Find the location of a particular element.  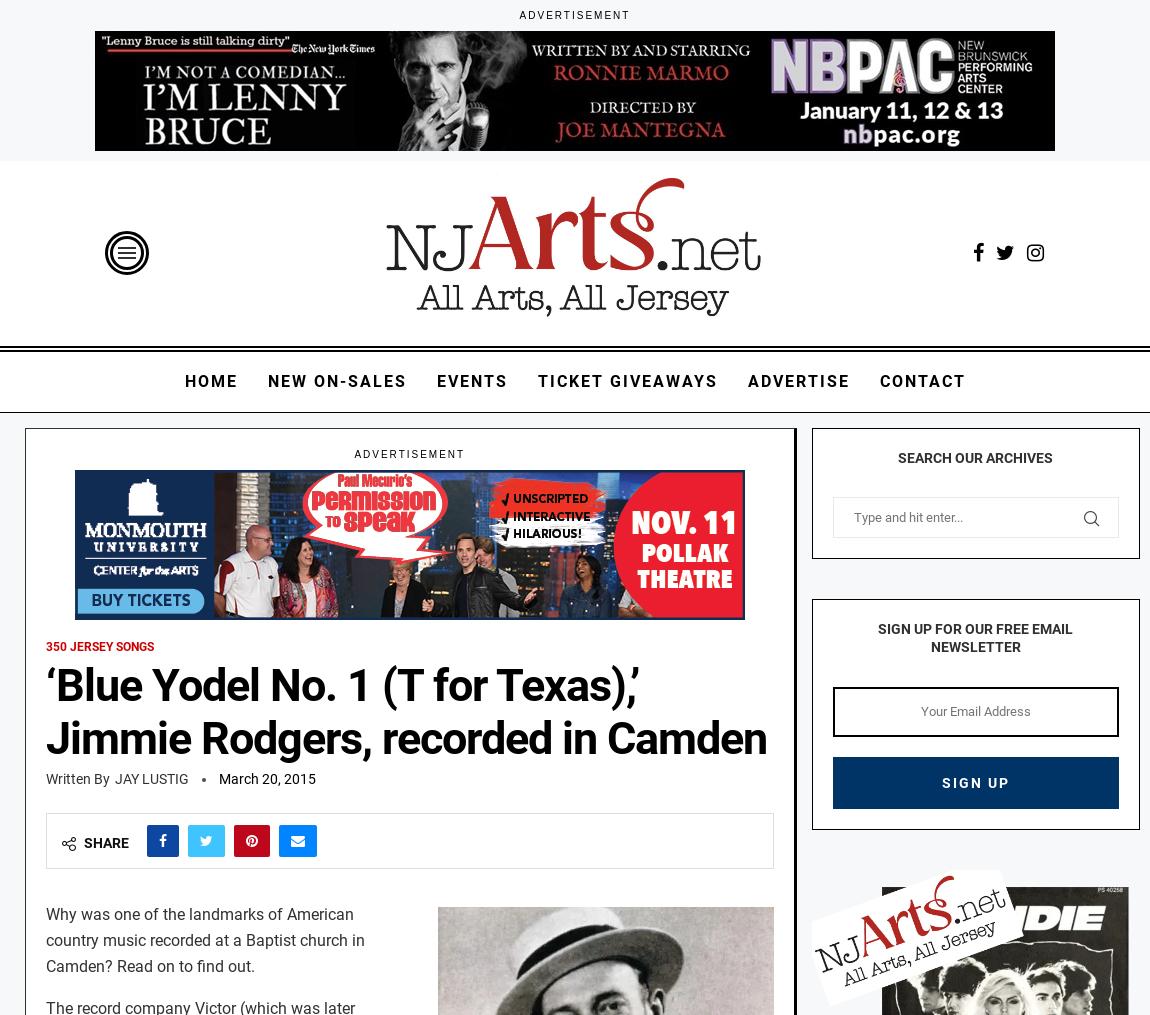

'Share' is located at coordinates (105, 842).